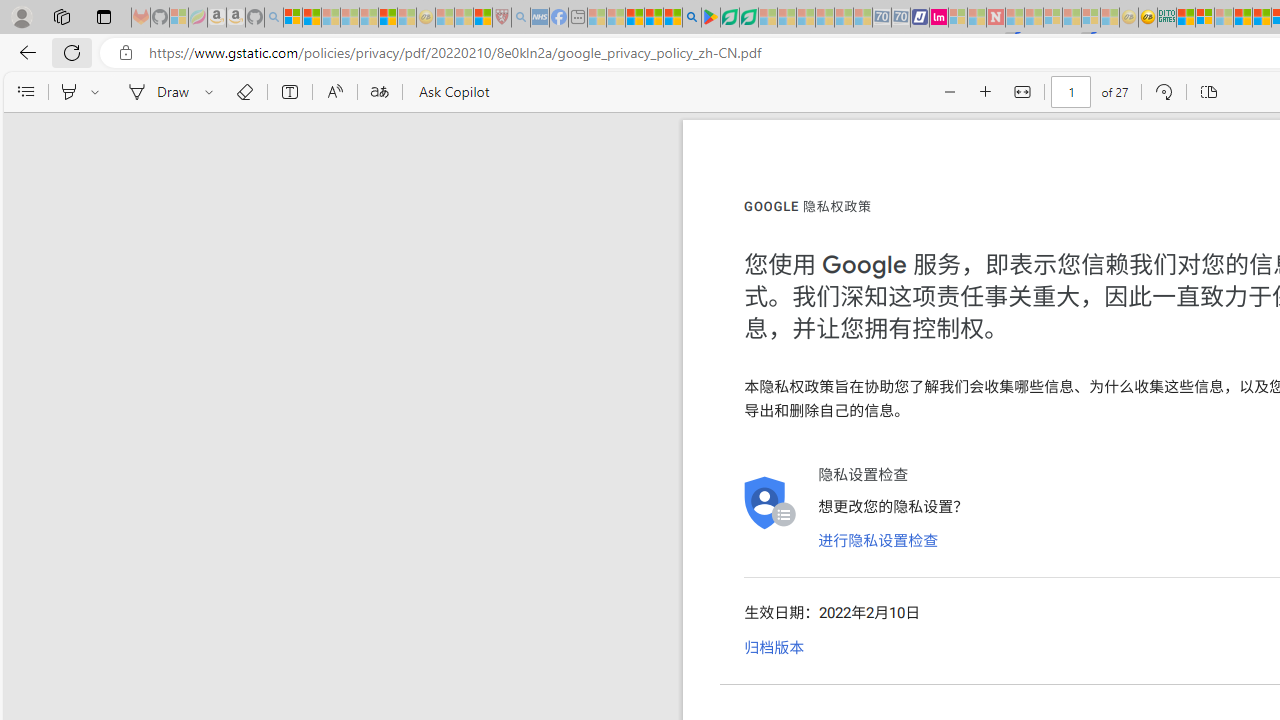 Image resolution: width=1280 pixels, height=720 pixels. Describe the element at coordinates (1185, 17) in the screenshot. I see `'MSNBC - MSN'` at that location.